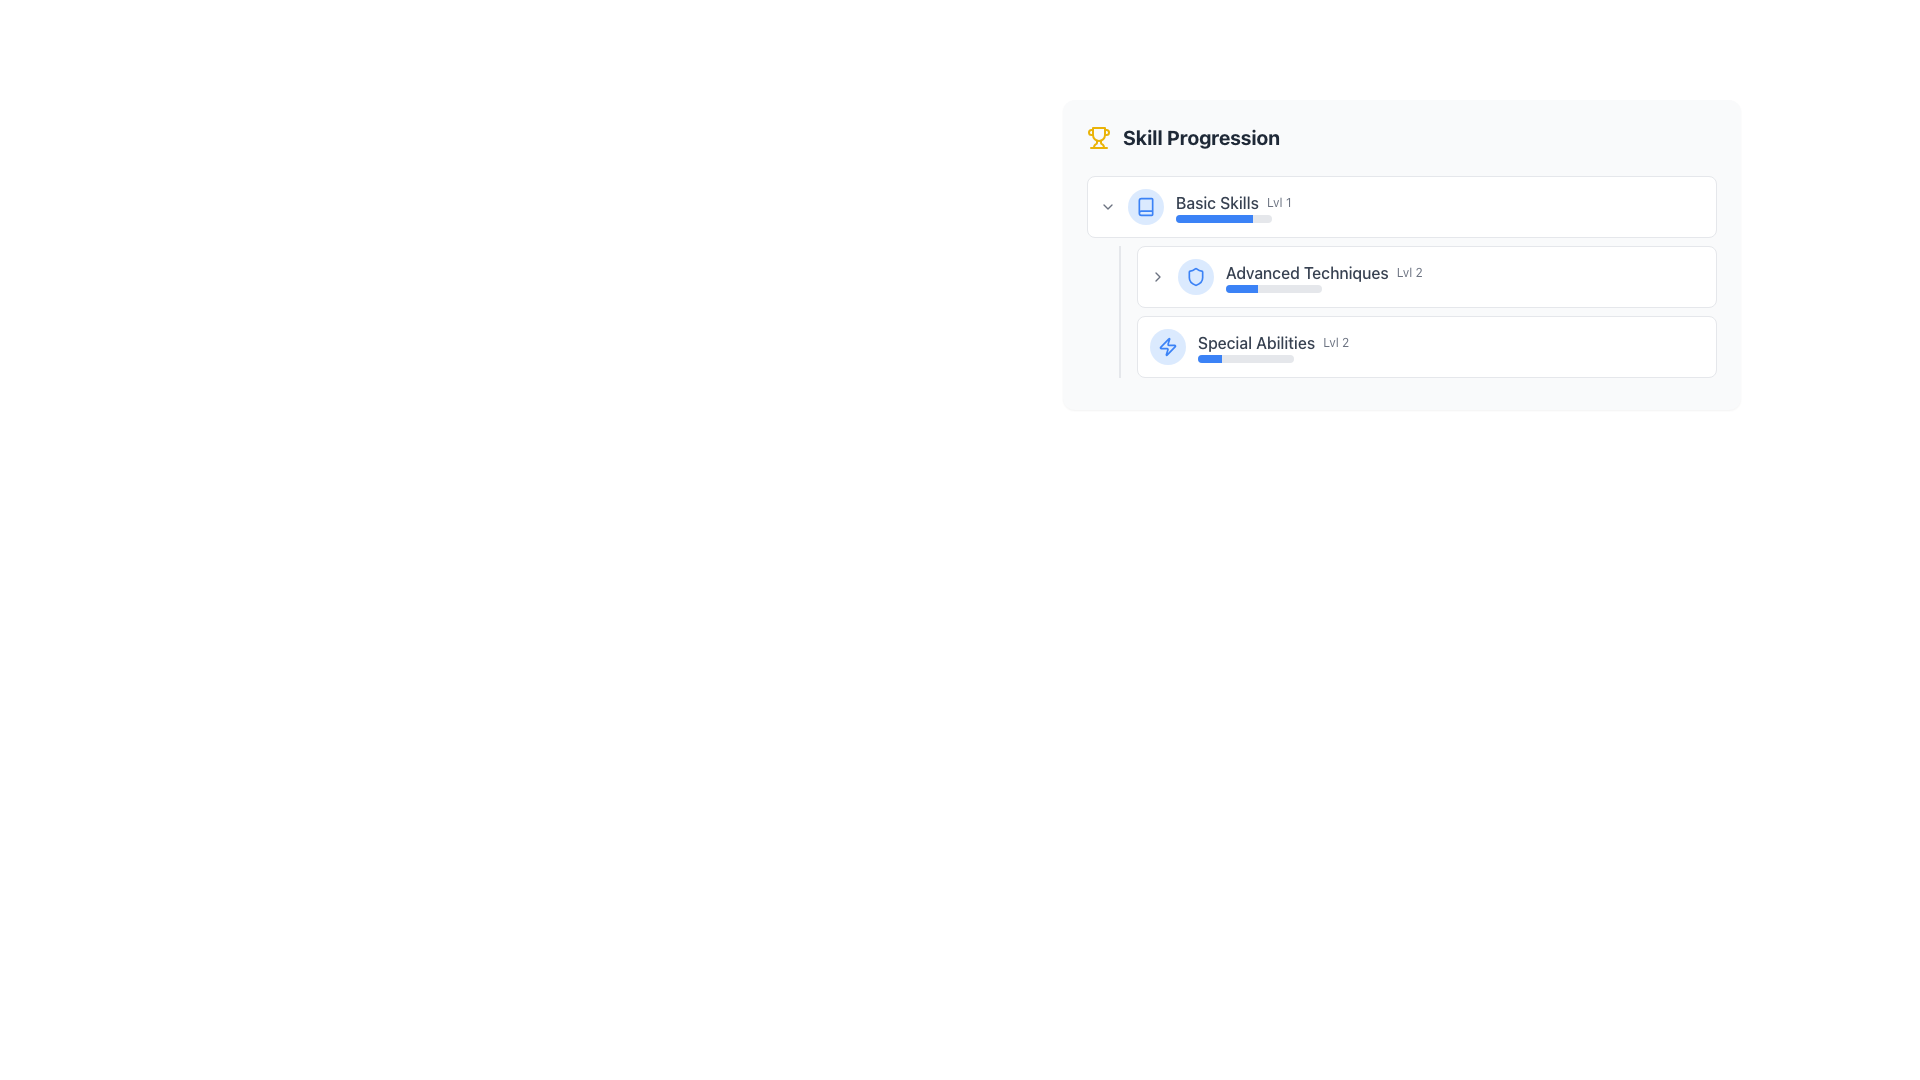 Image resolution: width=1920 pixels, height=1080 pixels. What do you see at coordinates (1450, 346) in the screenshot?
I see `the 'Special Abilities Lvl 2' composite UI component that includes a progress bar` at bounding box center [1450, 346].